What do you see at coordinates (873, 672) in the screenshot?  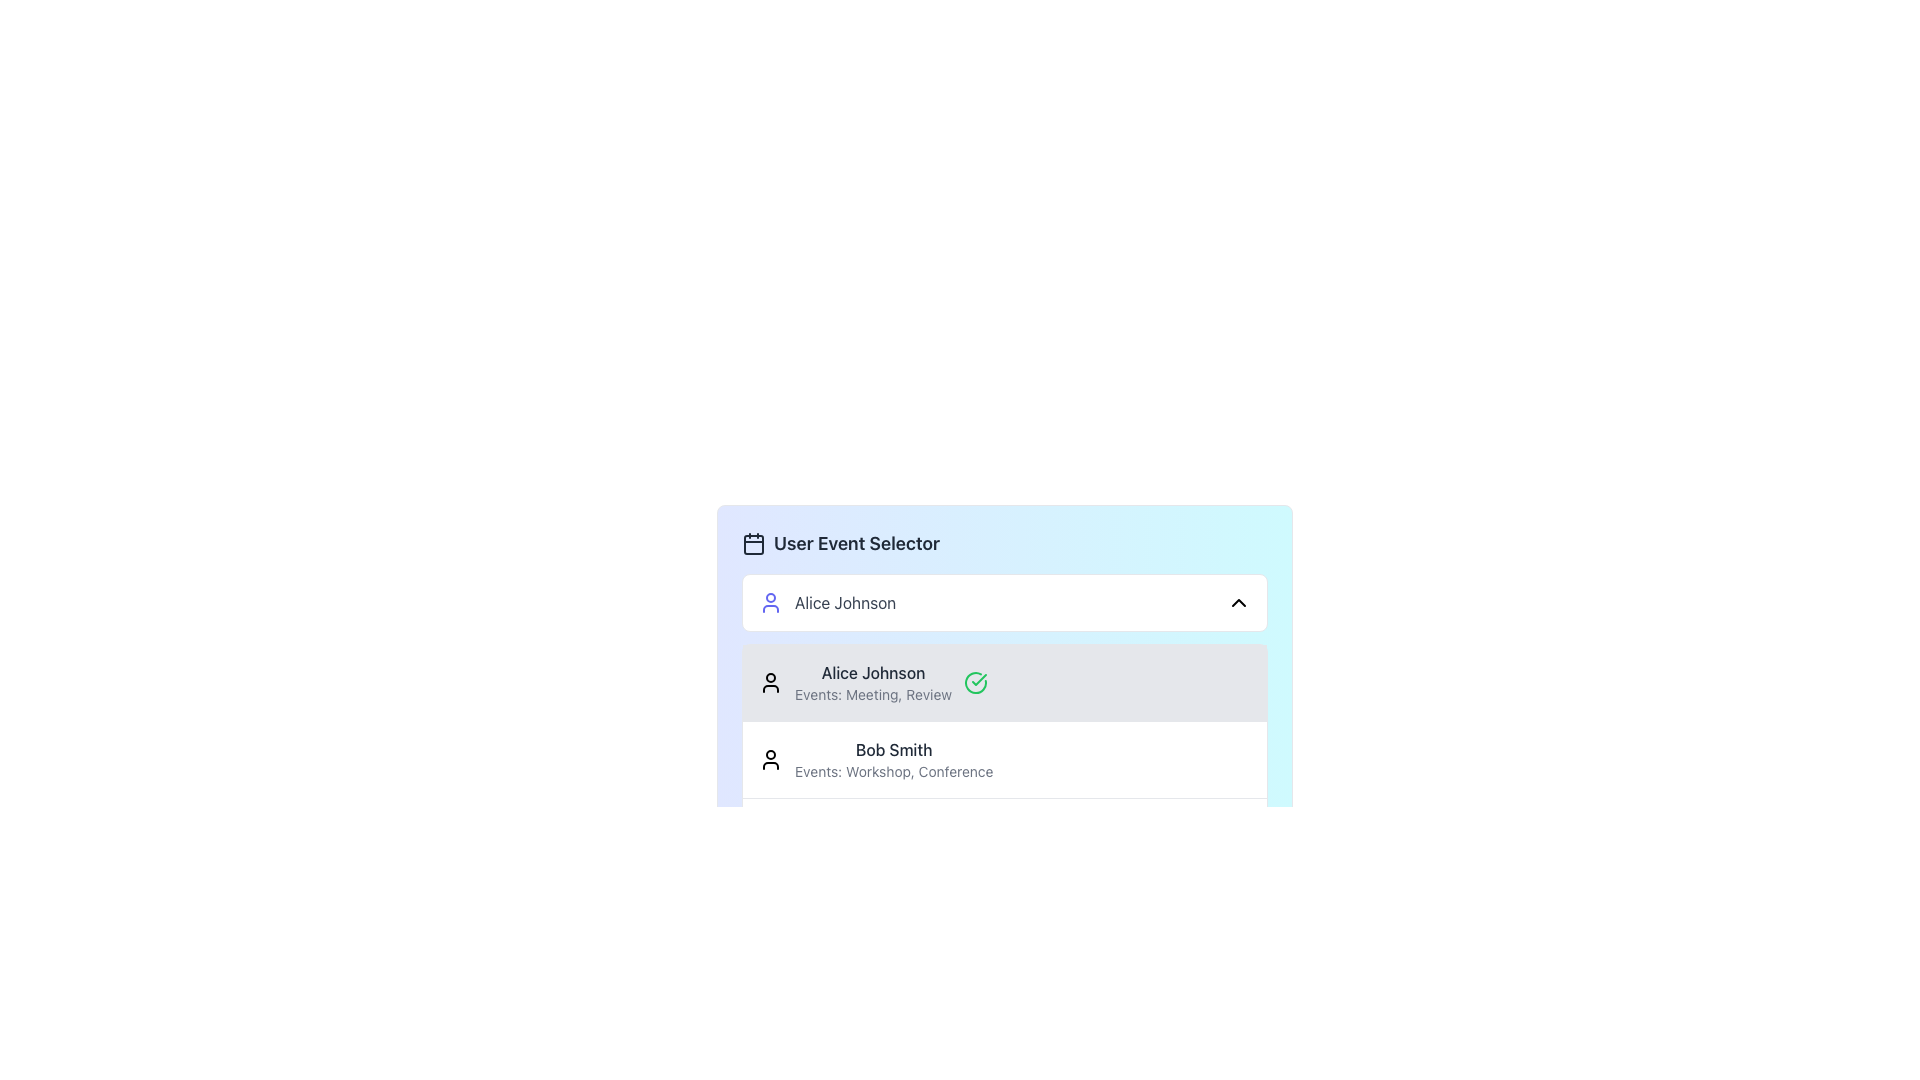 I see `the text label displaying 'Alice Johnson'` at bounding box center [873, 672].